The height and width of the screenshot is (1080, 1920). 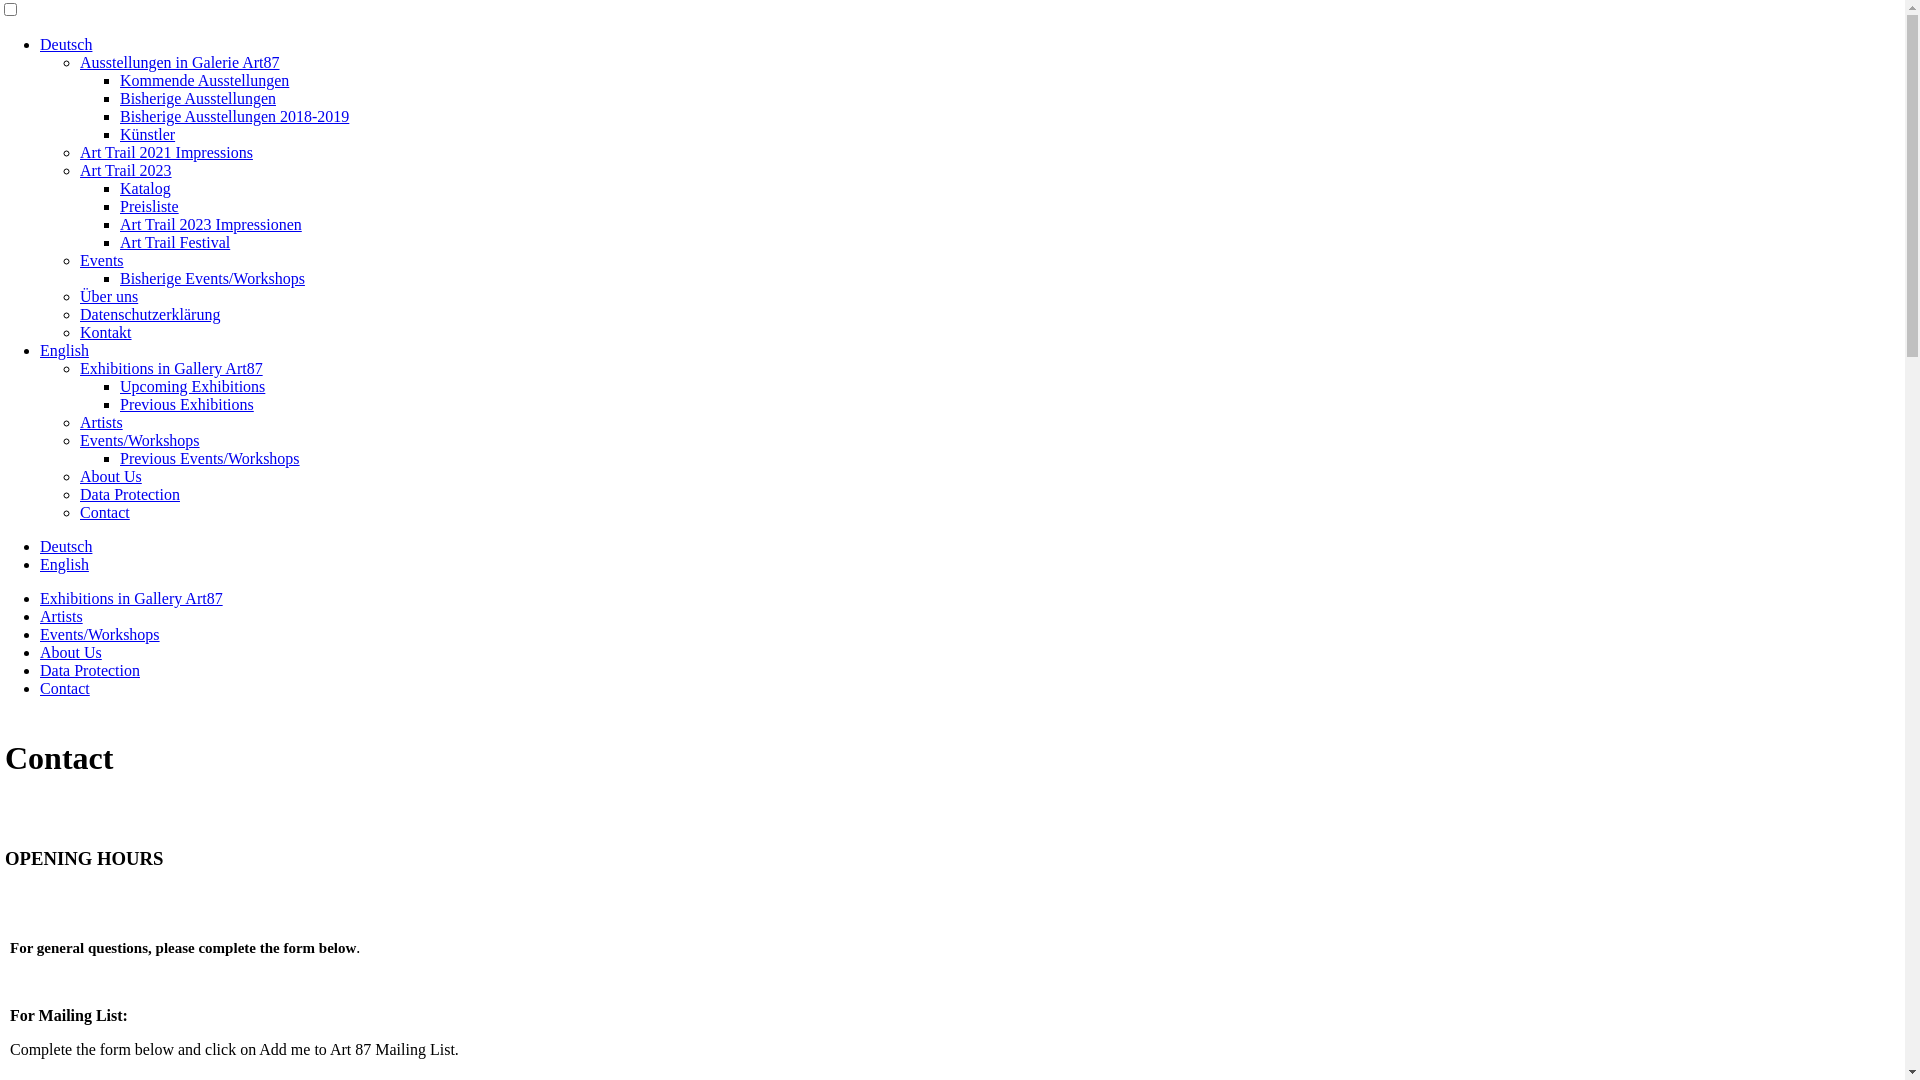 I want to click on 'Art Trail 2021 Impressions', so click(x=166, y=151).